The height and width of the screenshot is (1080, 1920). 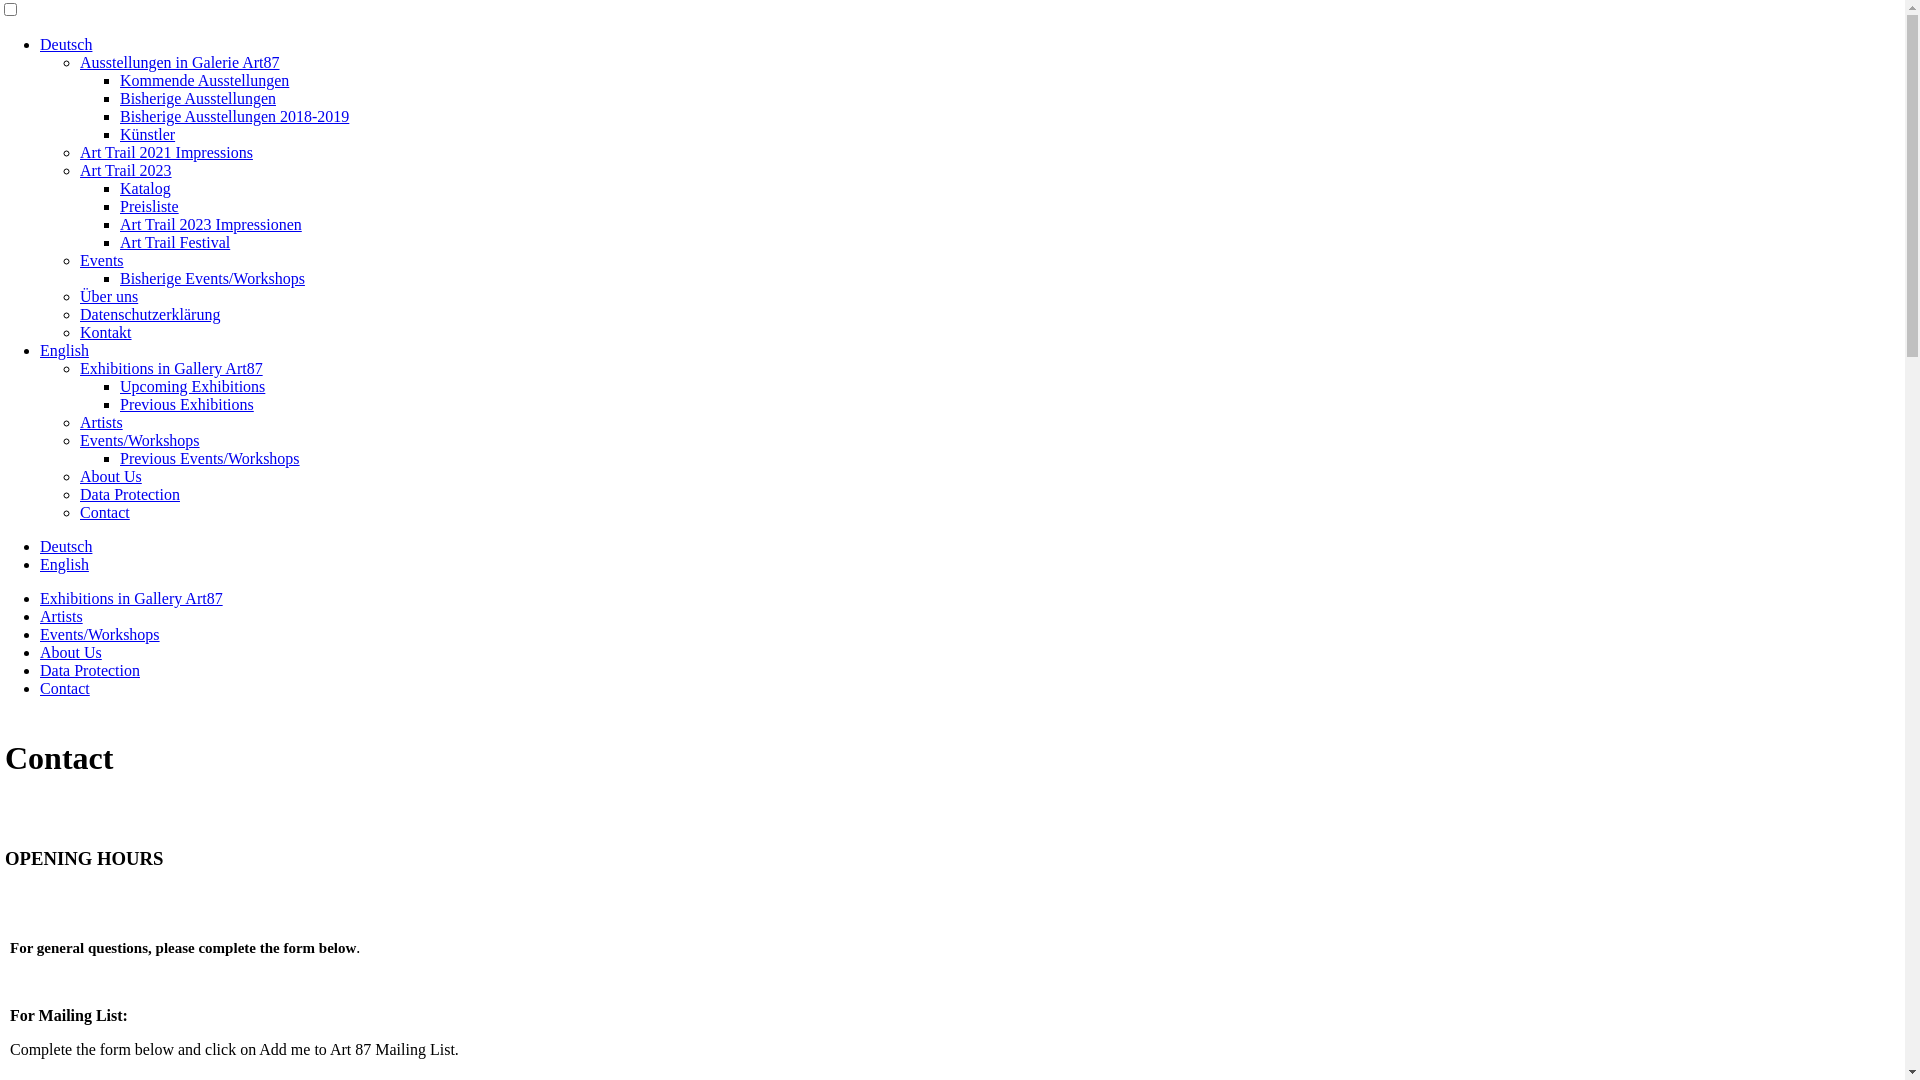 I want to click on 'Art Trail 2021 Impressions', so click(x=166, y=151).